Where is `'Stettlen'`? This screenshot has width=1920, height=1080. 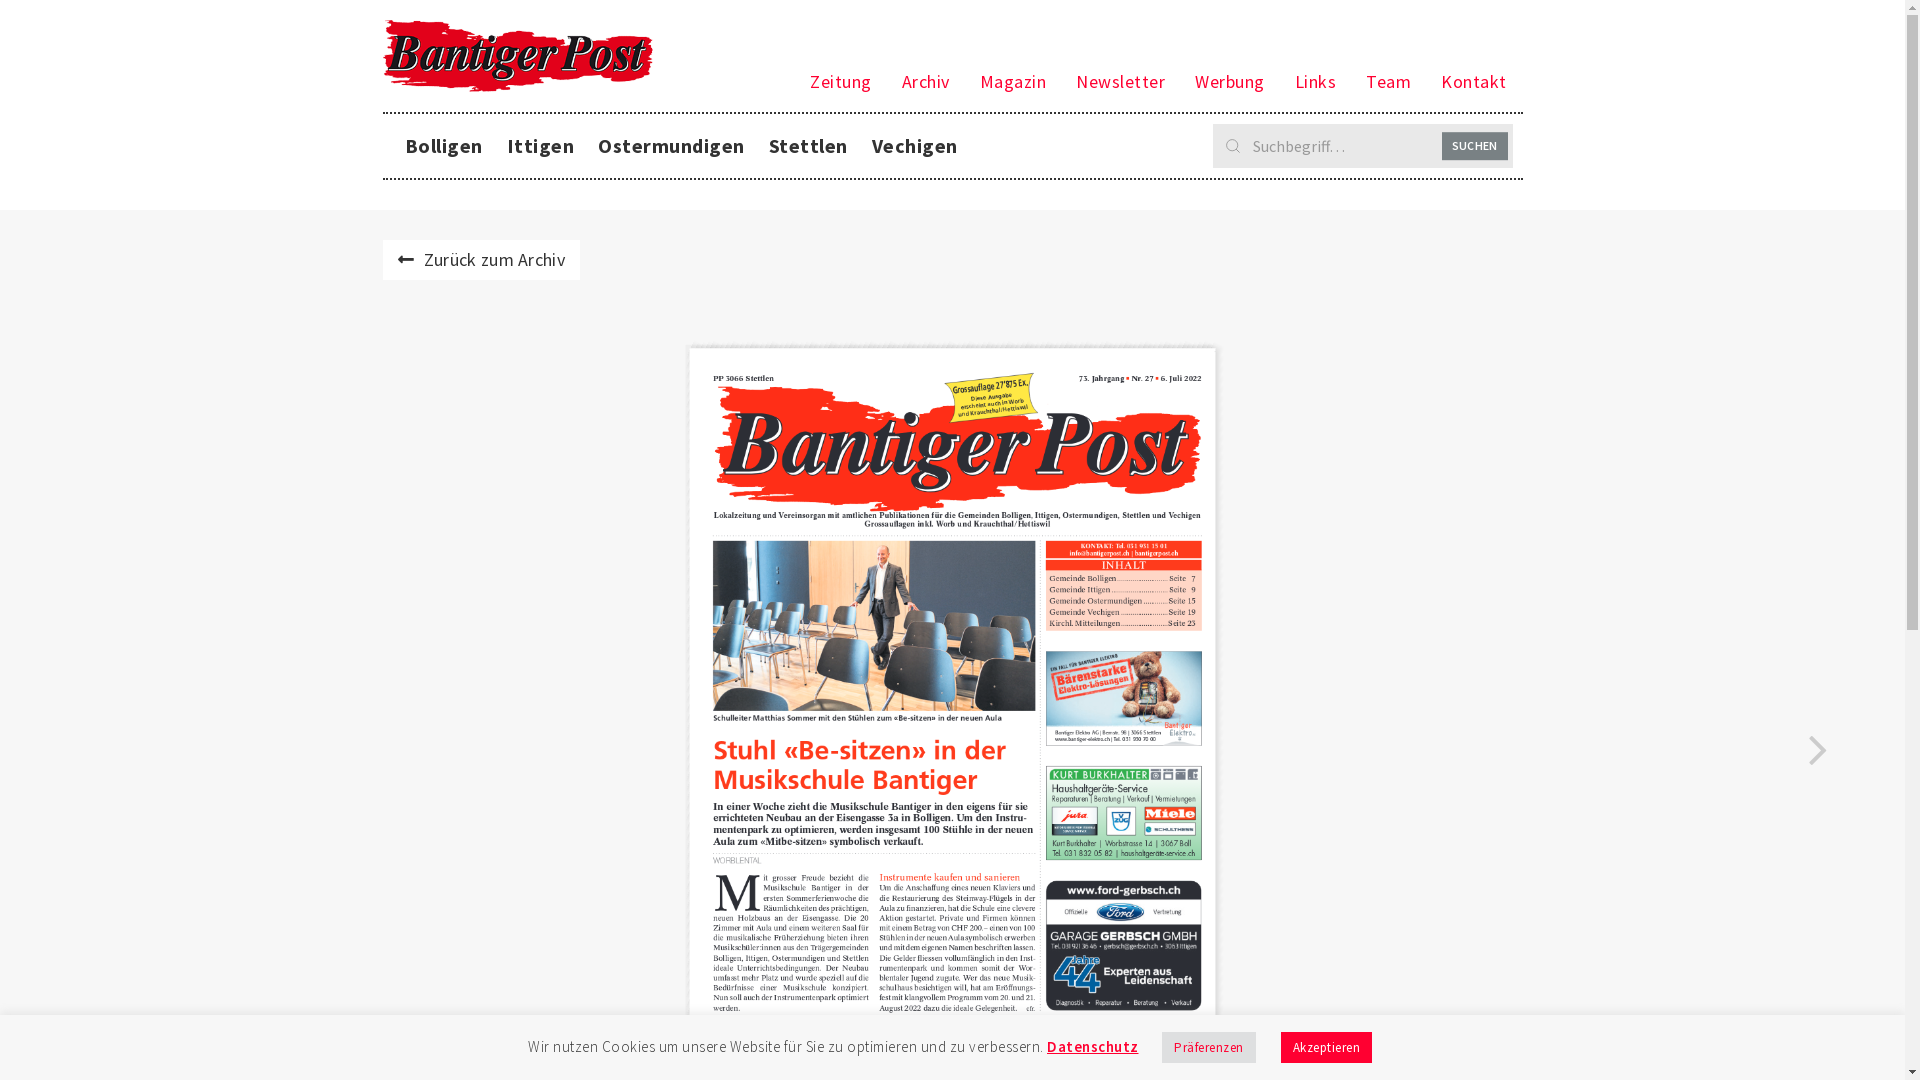 'Stettlen' is located at coordinates (807, 145).